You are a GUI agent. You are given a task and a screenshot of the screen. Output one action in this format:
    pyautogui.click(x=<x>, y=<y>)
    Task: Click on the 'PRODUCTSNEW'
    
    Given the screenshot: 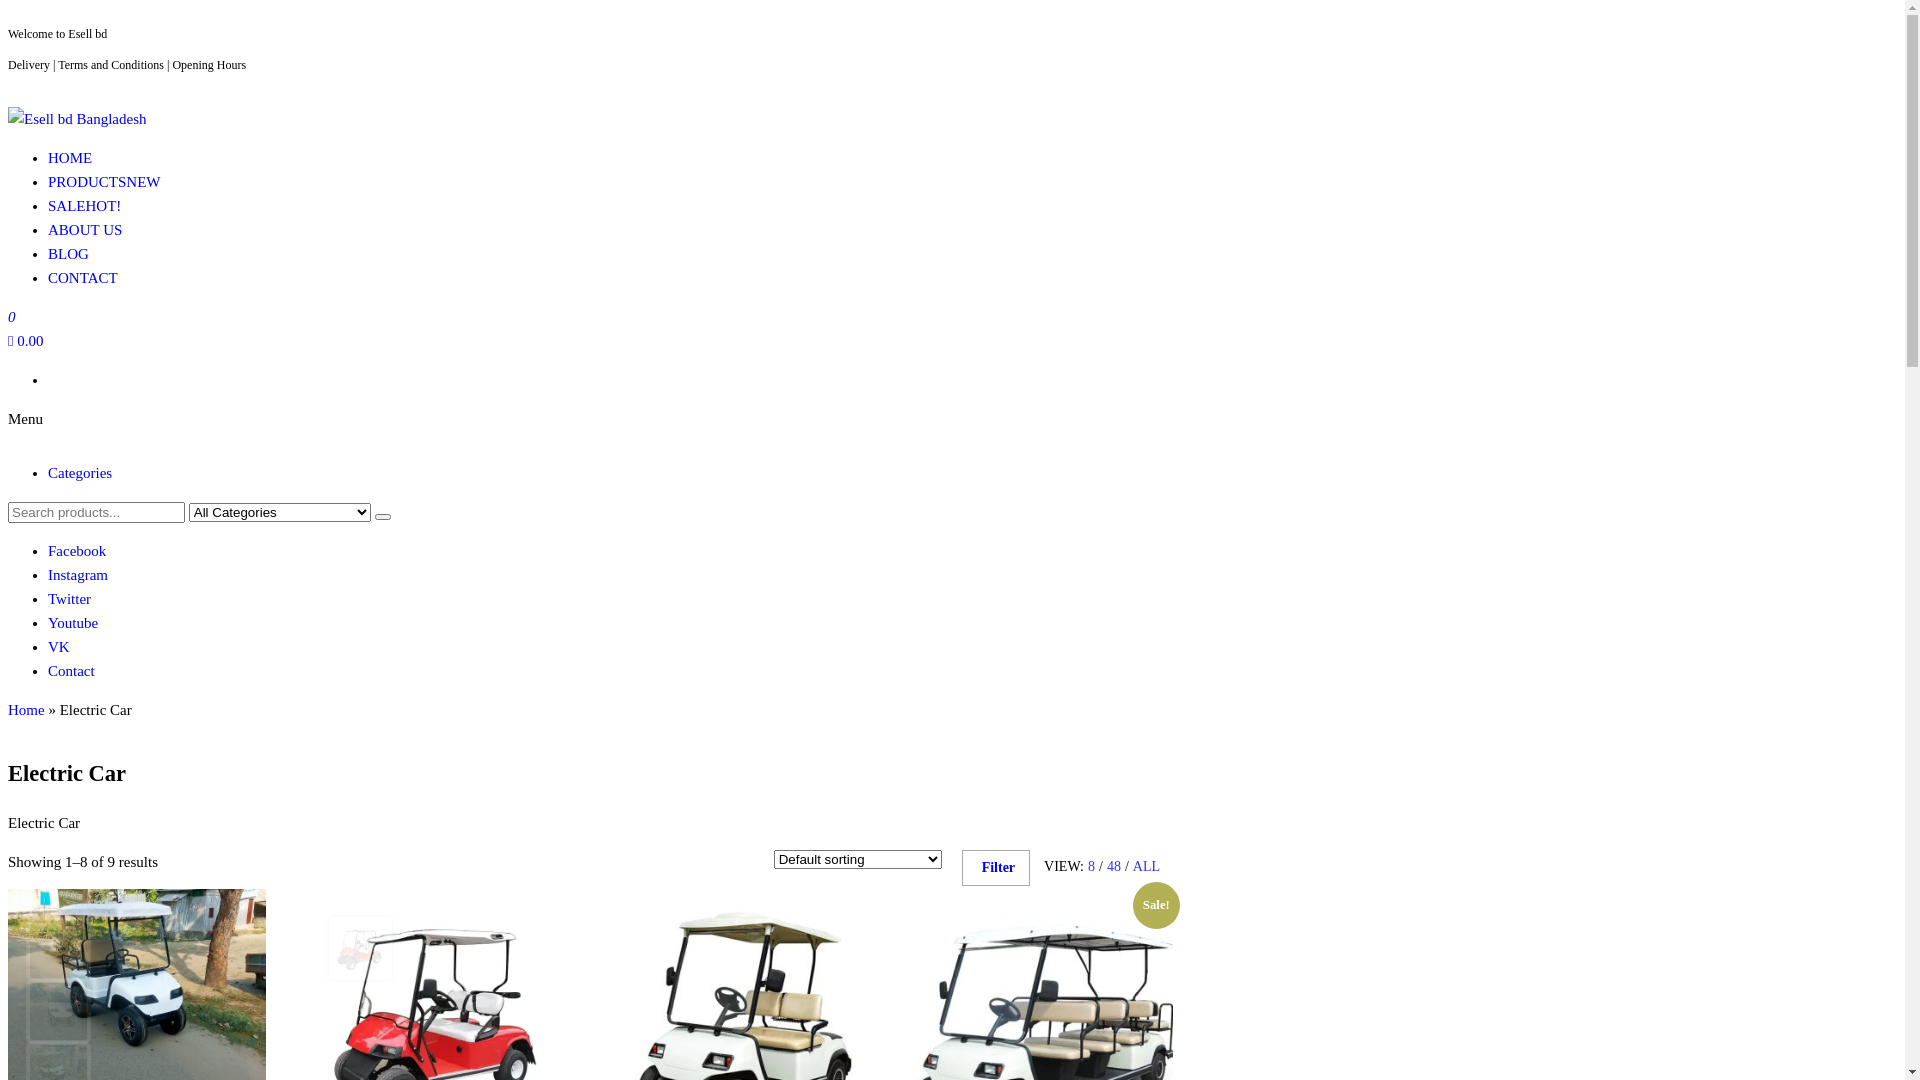 What is the action you would take?
    pyautogui.click(x=48, y=181)
    